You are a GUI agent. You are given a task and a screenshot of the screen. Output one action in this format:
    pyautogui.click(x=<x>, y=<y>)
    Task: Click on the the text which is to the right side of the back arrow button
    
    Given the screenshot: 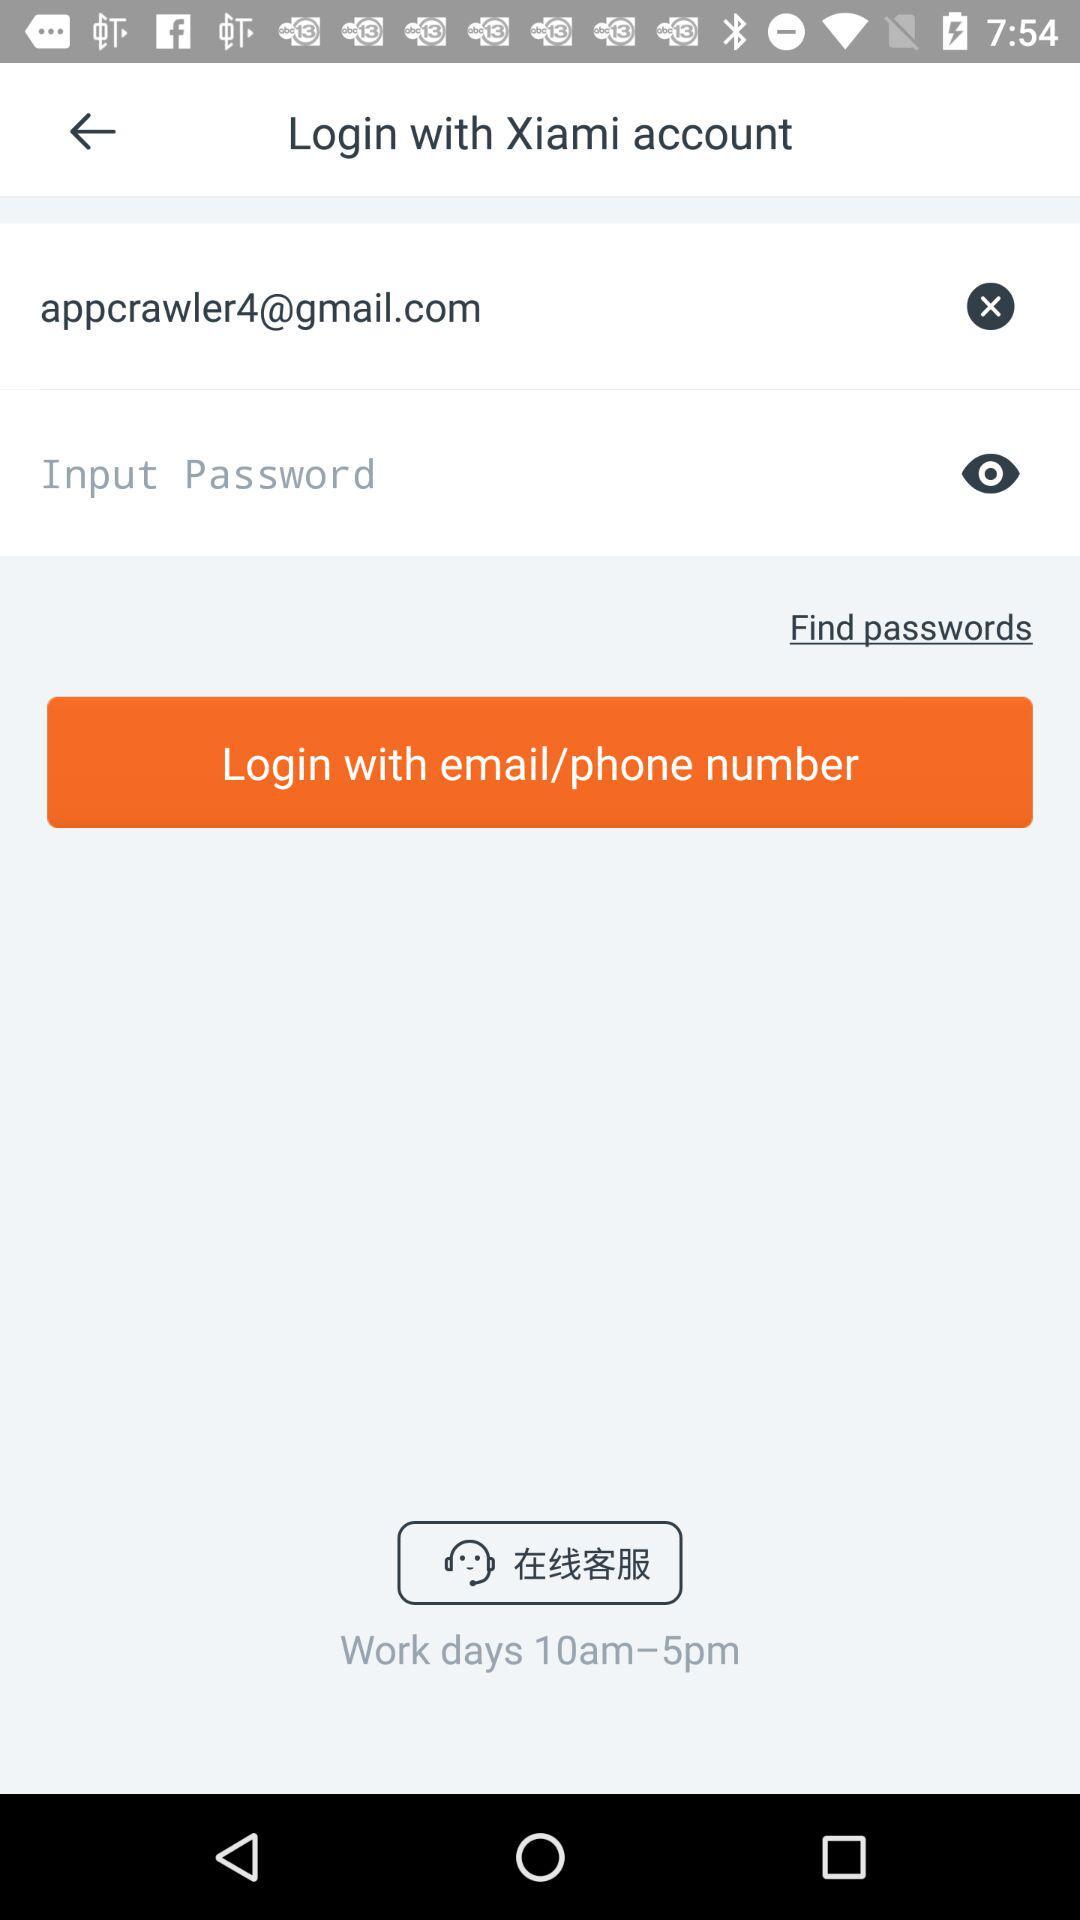 What is the action you would take?
    pyautogui.click(x=540, y=130)
    